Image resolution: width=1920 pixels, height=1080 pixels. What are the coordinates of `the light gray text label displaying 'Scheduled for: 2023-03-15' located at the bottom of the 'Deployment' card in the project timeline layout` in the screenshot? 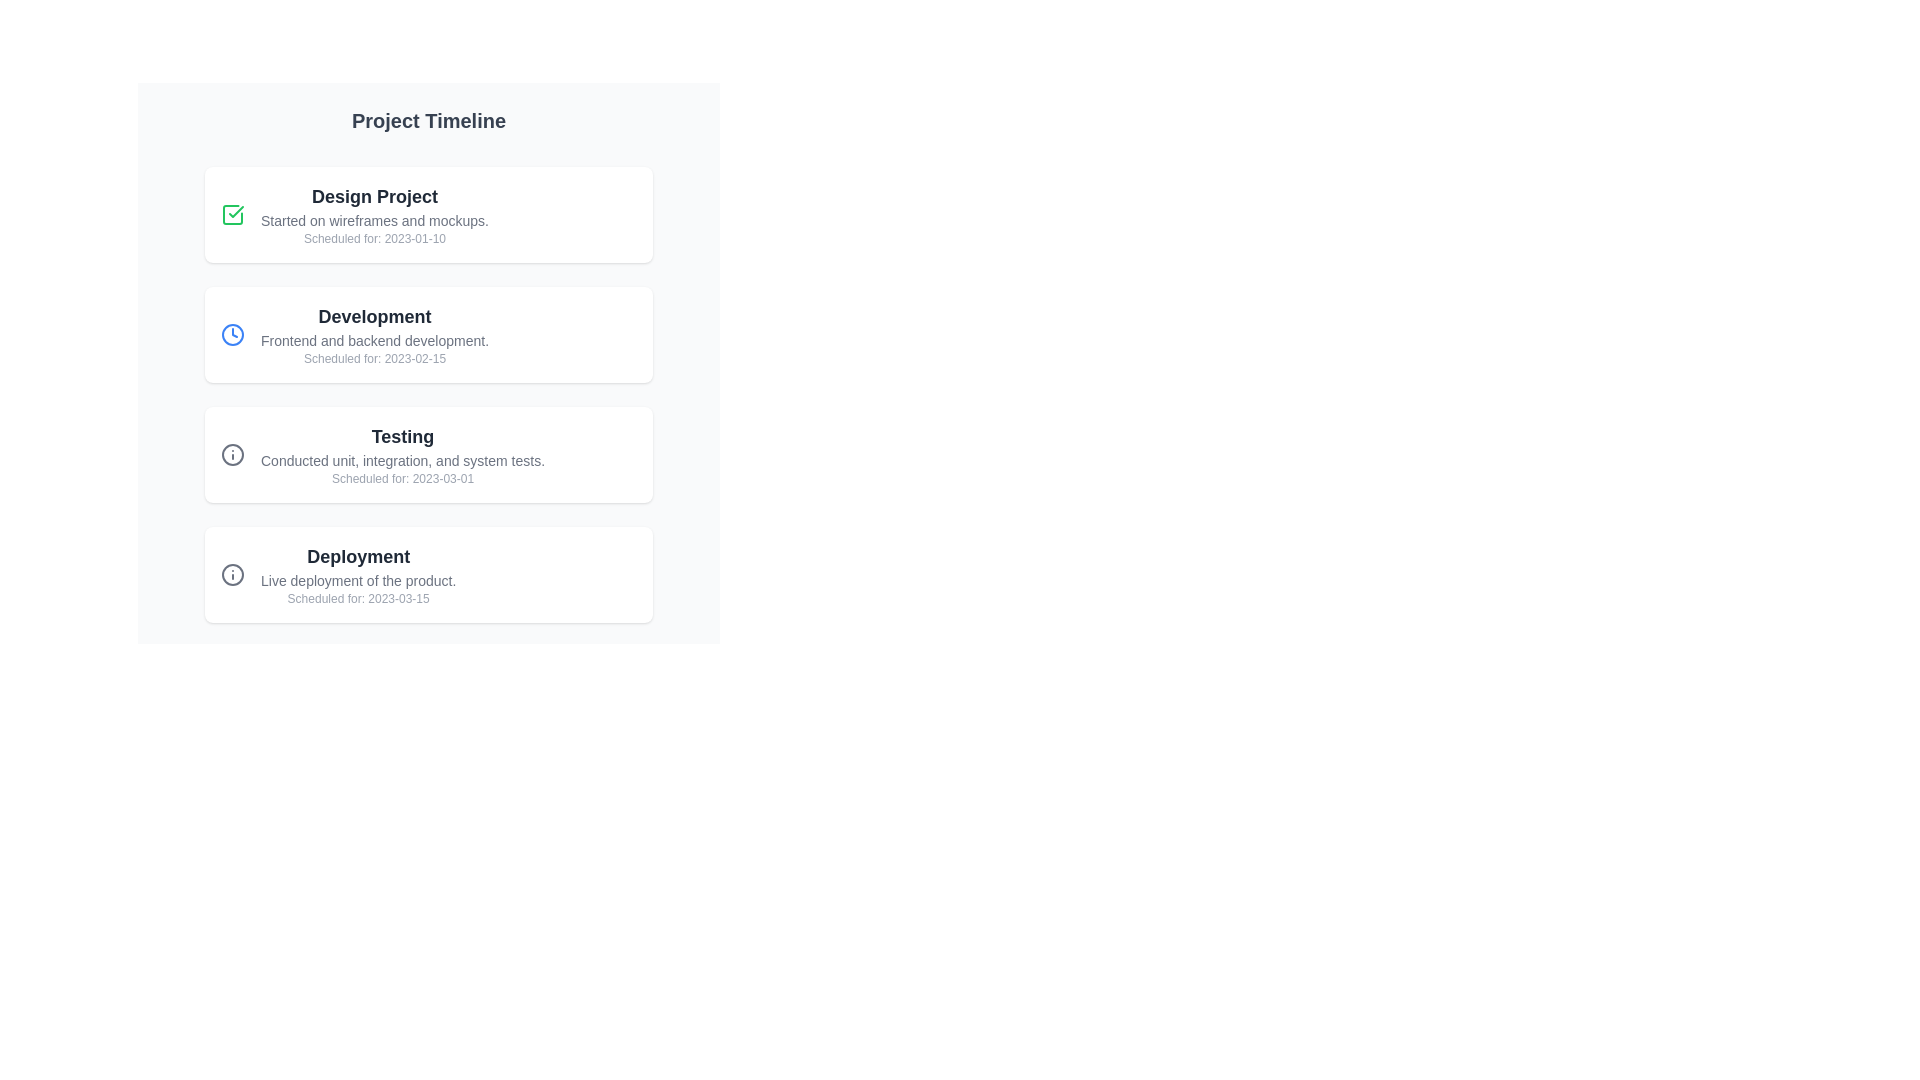 It's located at (358, 597).